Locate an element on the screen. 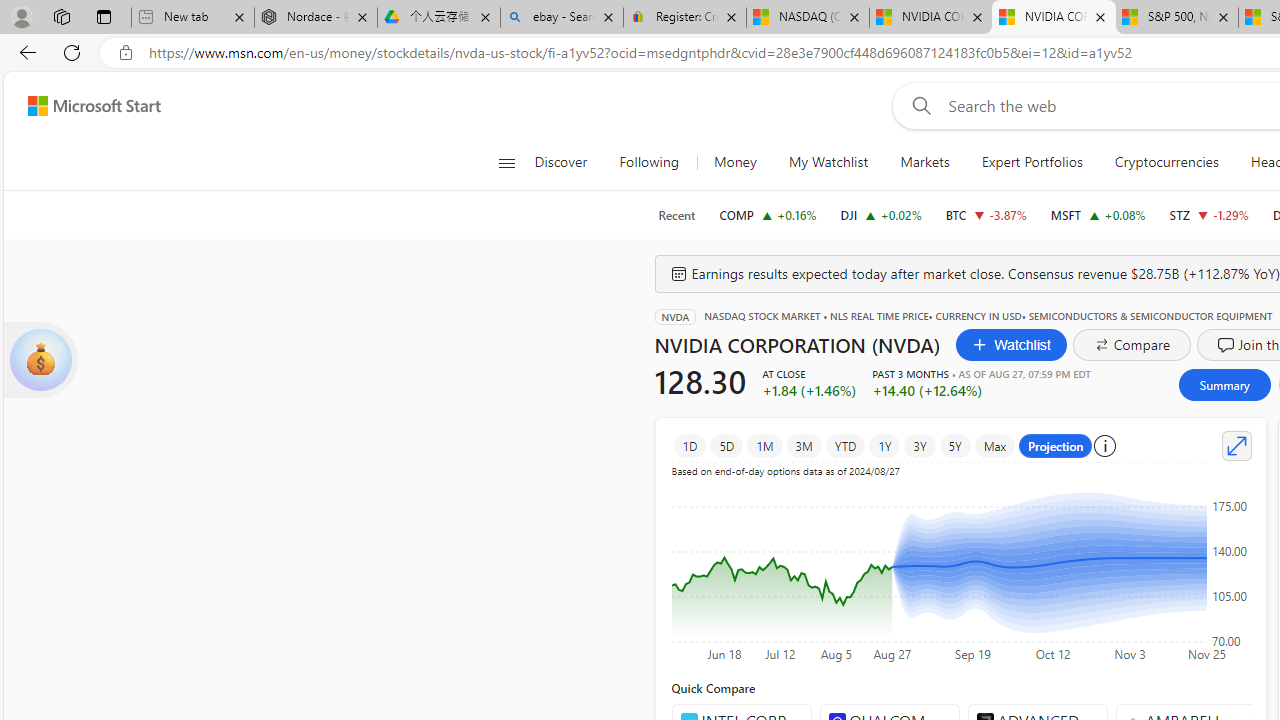 Image resolution: width=1280 pixels, height=720 pixels. 'Skip to content' is located at coordinates (86, 105).